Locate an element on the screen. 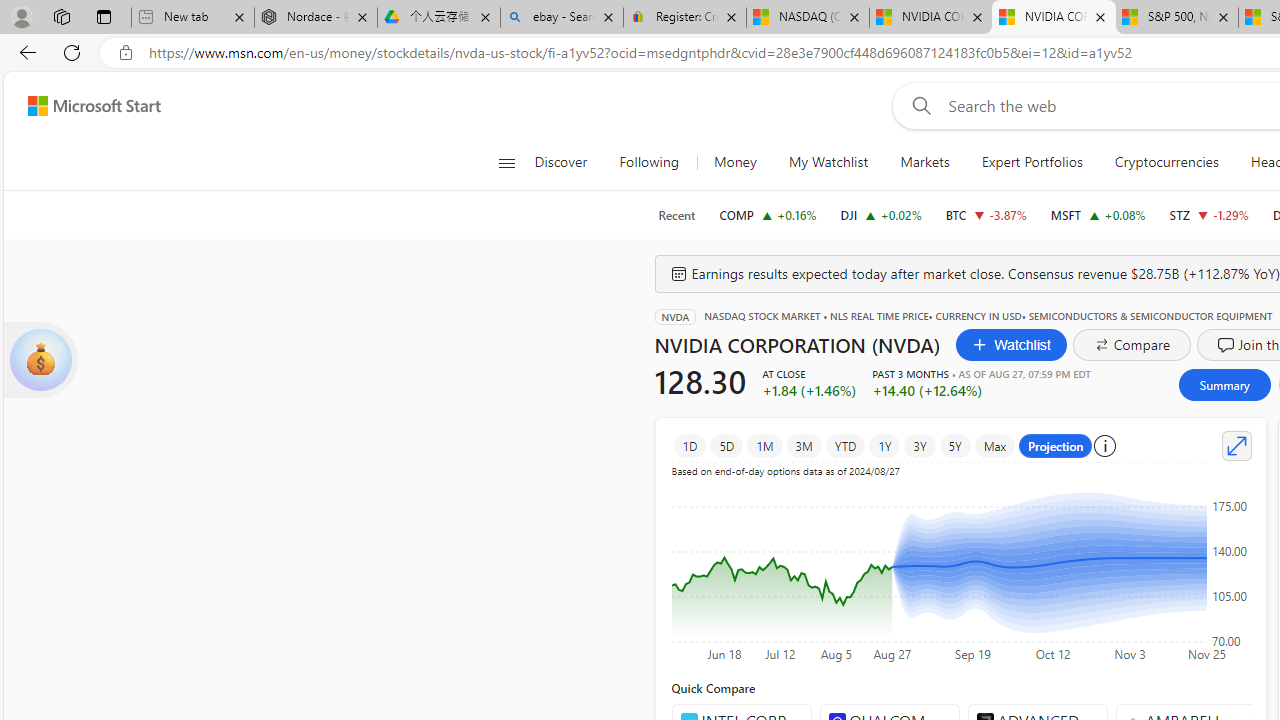 Image resolution: width=1280 pixels, height=720 pixels. 'Skip to content' is located at coordinates (86, 105).